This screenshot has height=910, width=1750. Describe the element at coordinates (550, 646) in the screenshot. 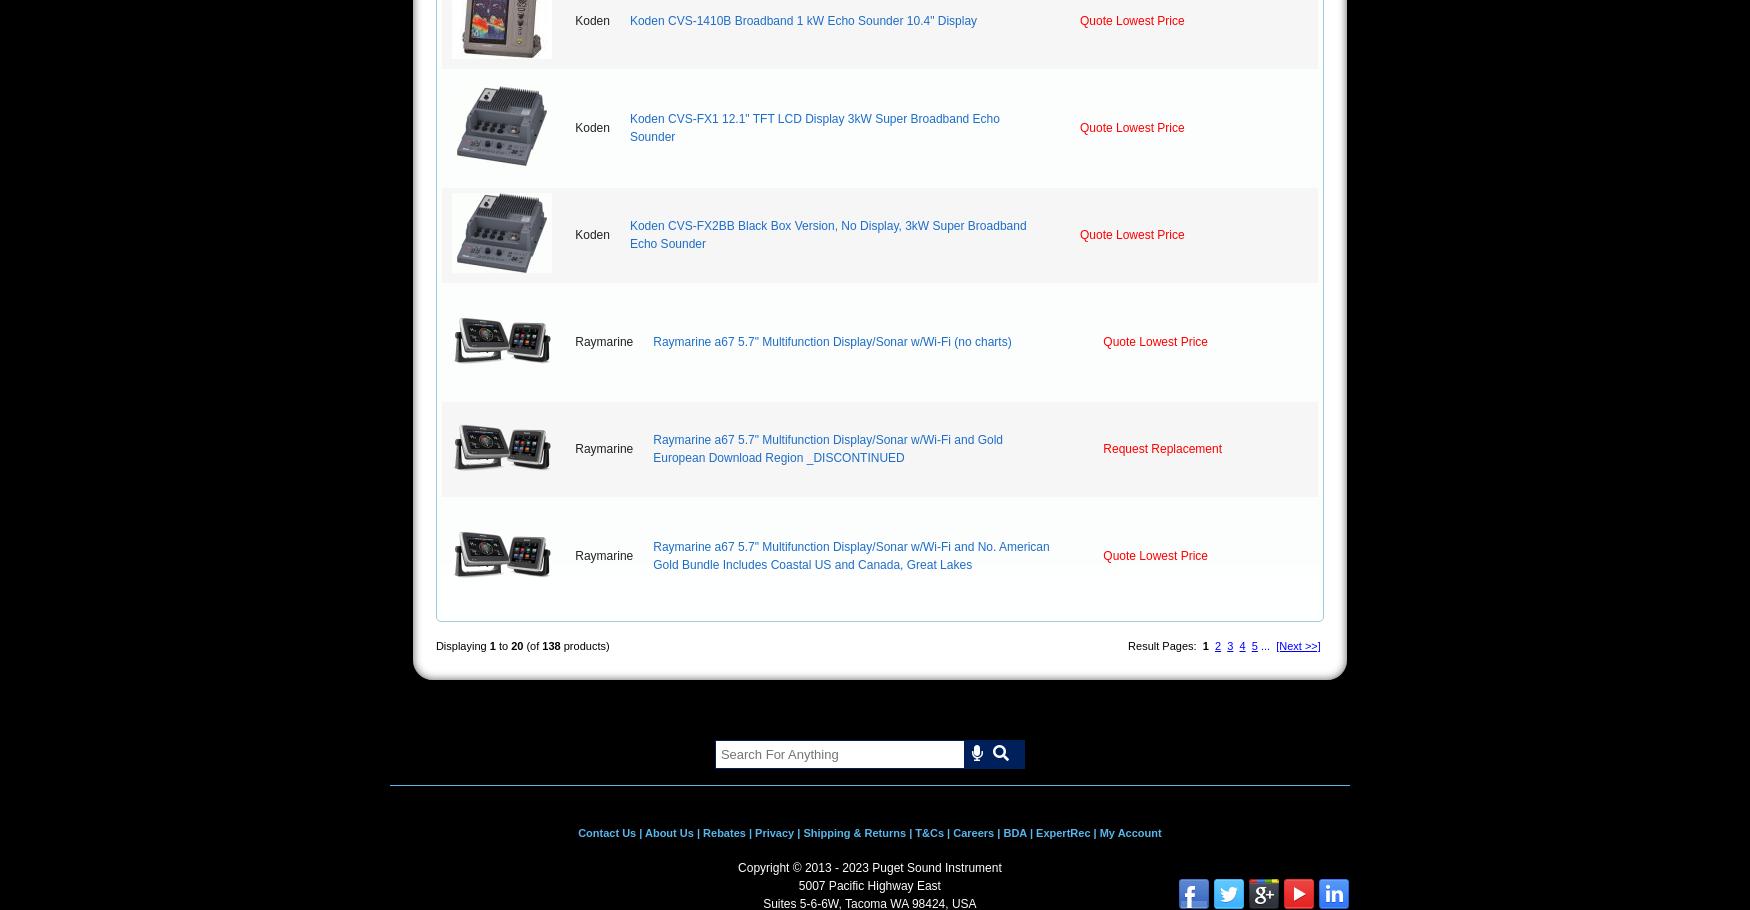

I see `'138'` at that location.